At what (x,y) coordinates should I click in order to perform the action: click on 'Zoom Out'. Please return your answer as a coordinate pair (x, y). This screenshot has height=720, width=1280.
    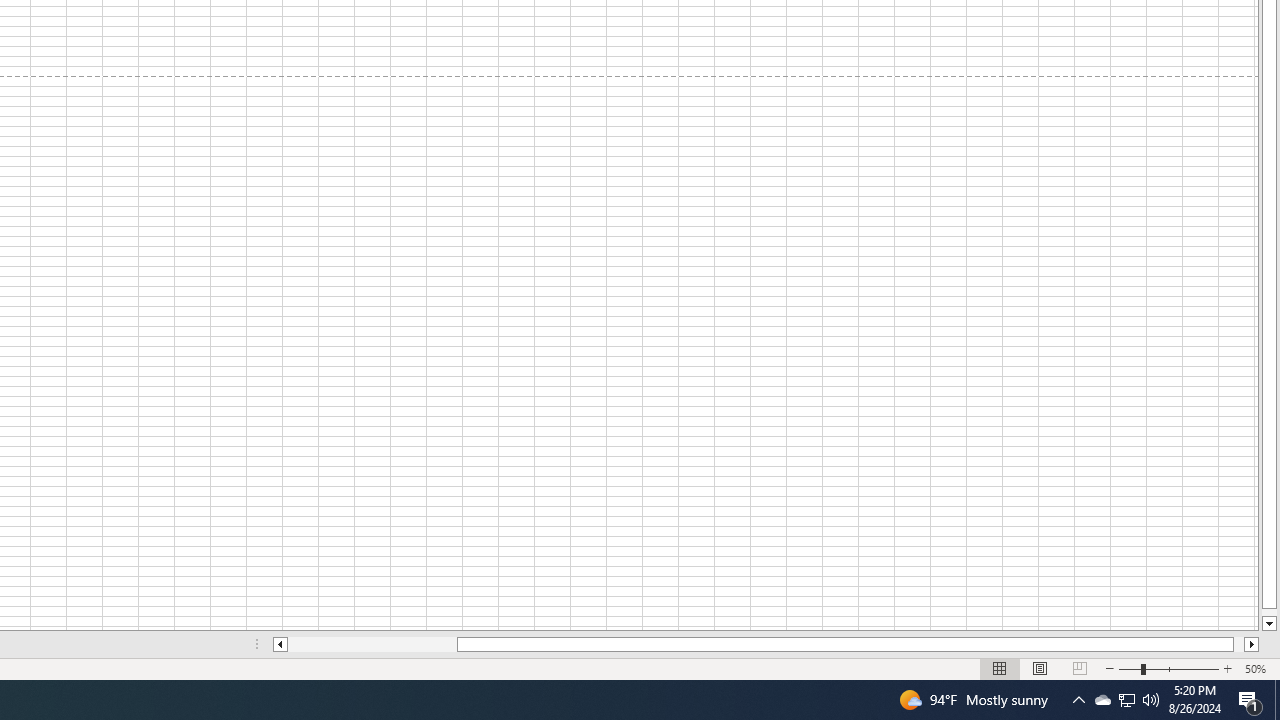
    Looking at the image, I should click on (1129, 669).